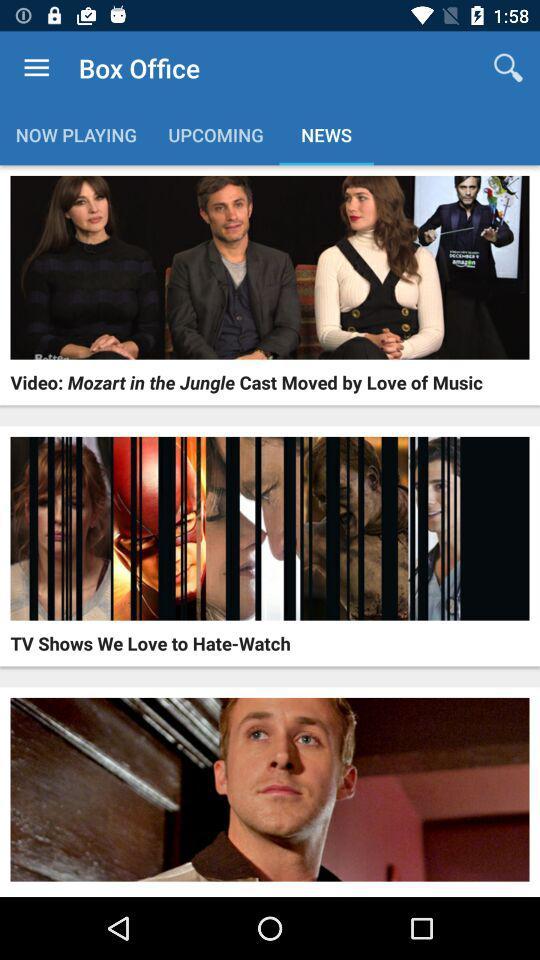 This screenshot has height=960, width=540. I want to click on ryan gosling s item, so click(135, 893).